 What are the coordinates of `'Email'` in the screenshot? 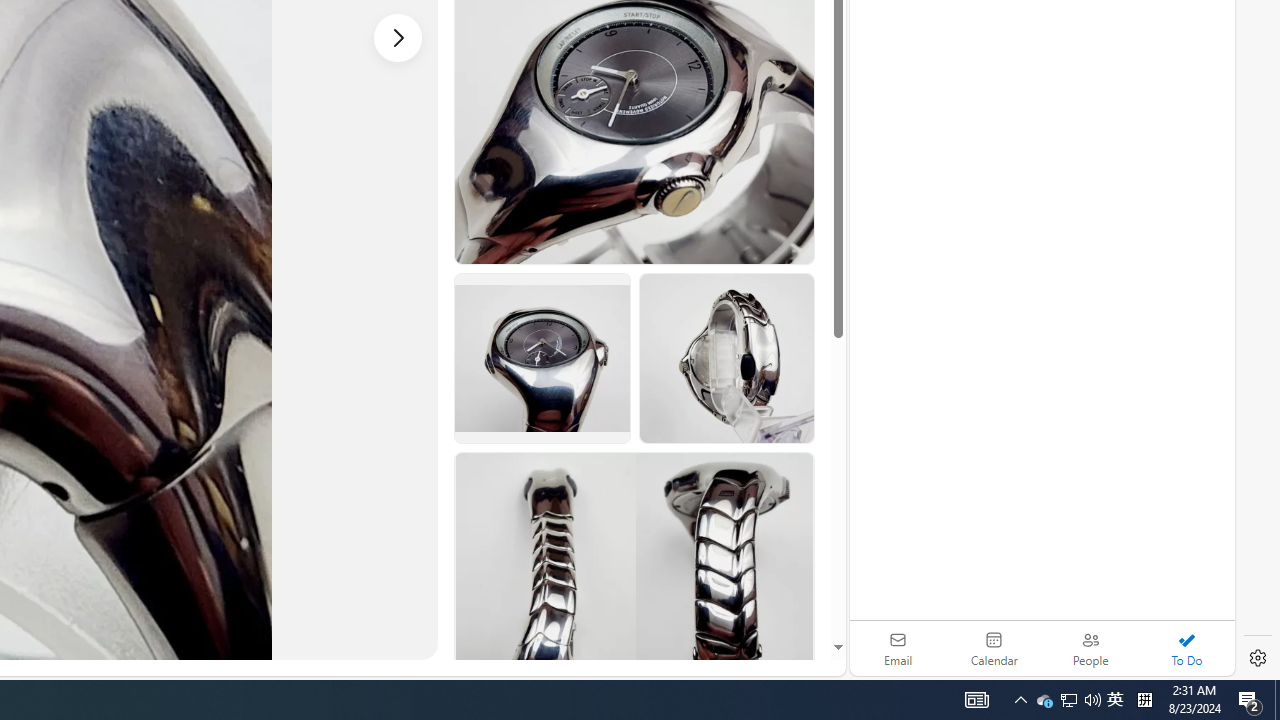 It's located at (897, 648).